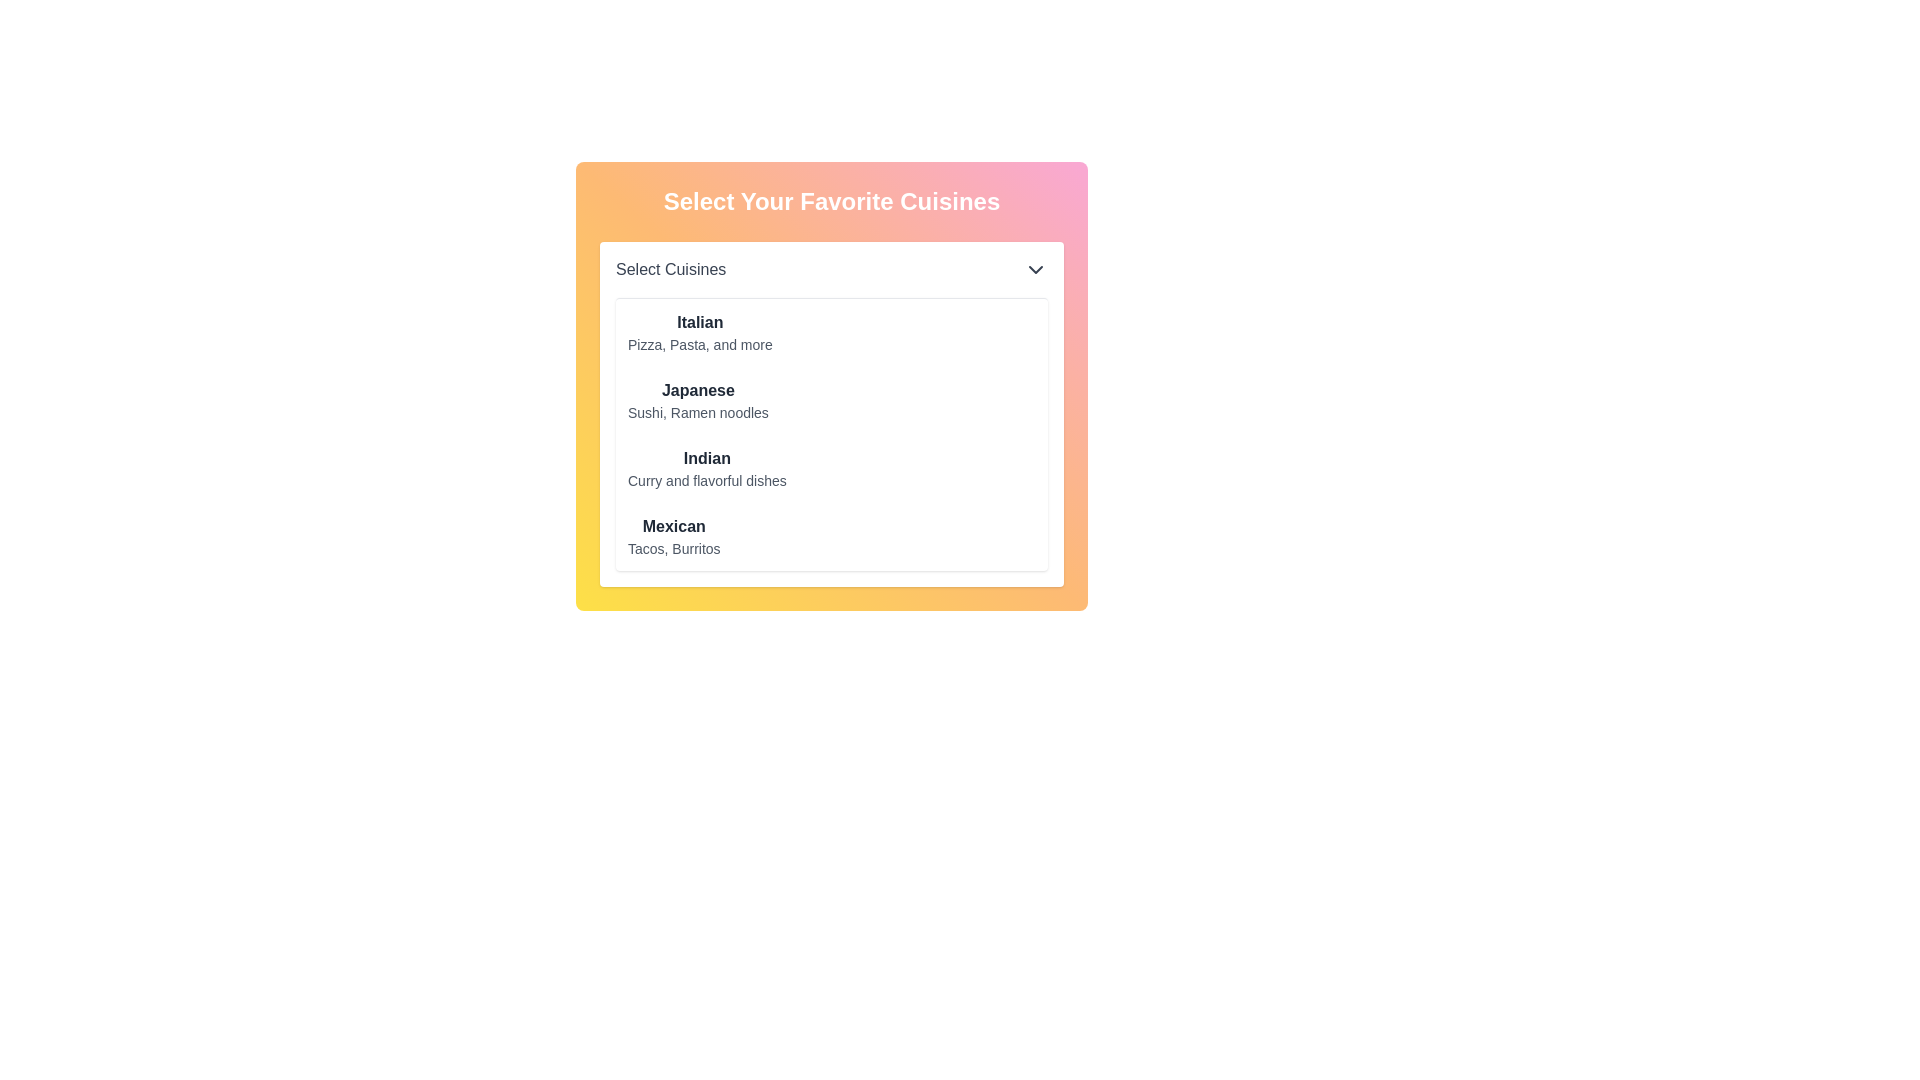 The image size is (1920, 1080). Describe the element at coordinates (674, 535) in the screenshot. I see `the 'Mexican' cuisine category list item` at that location.